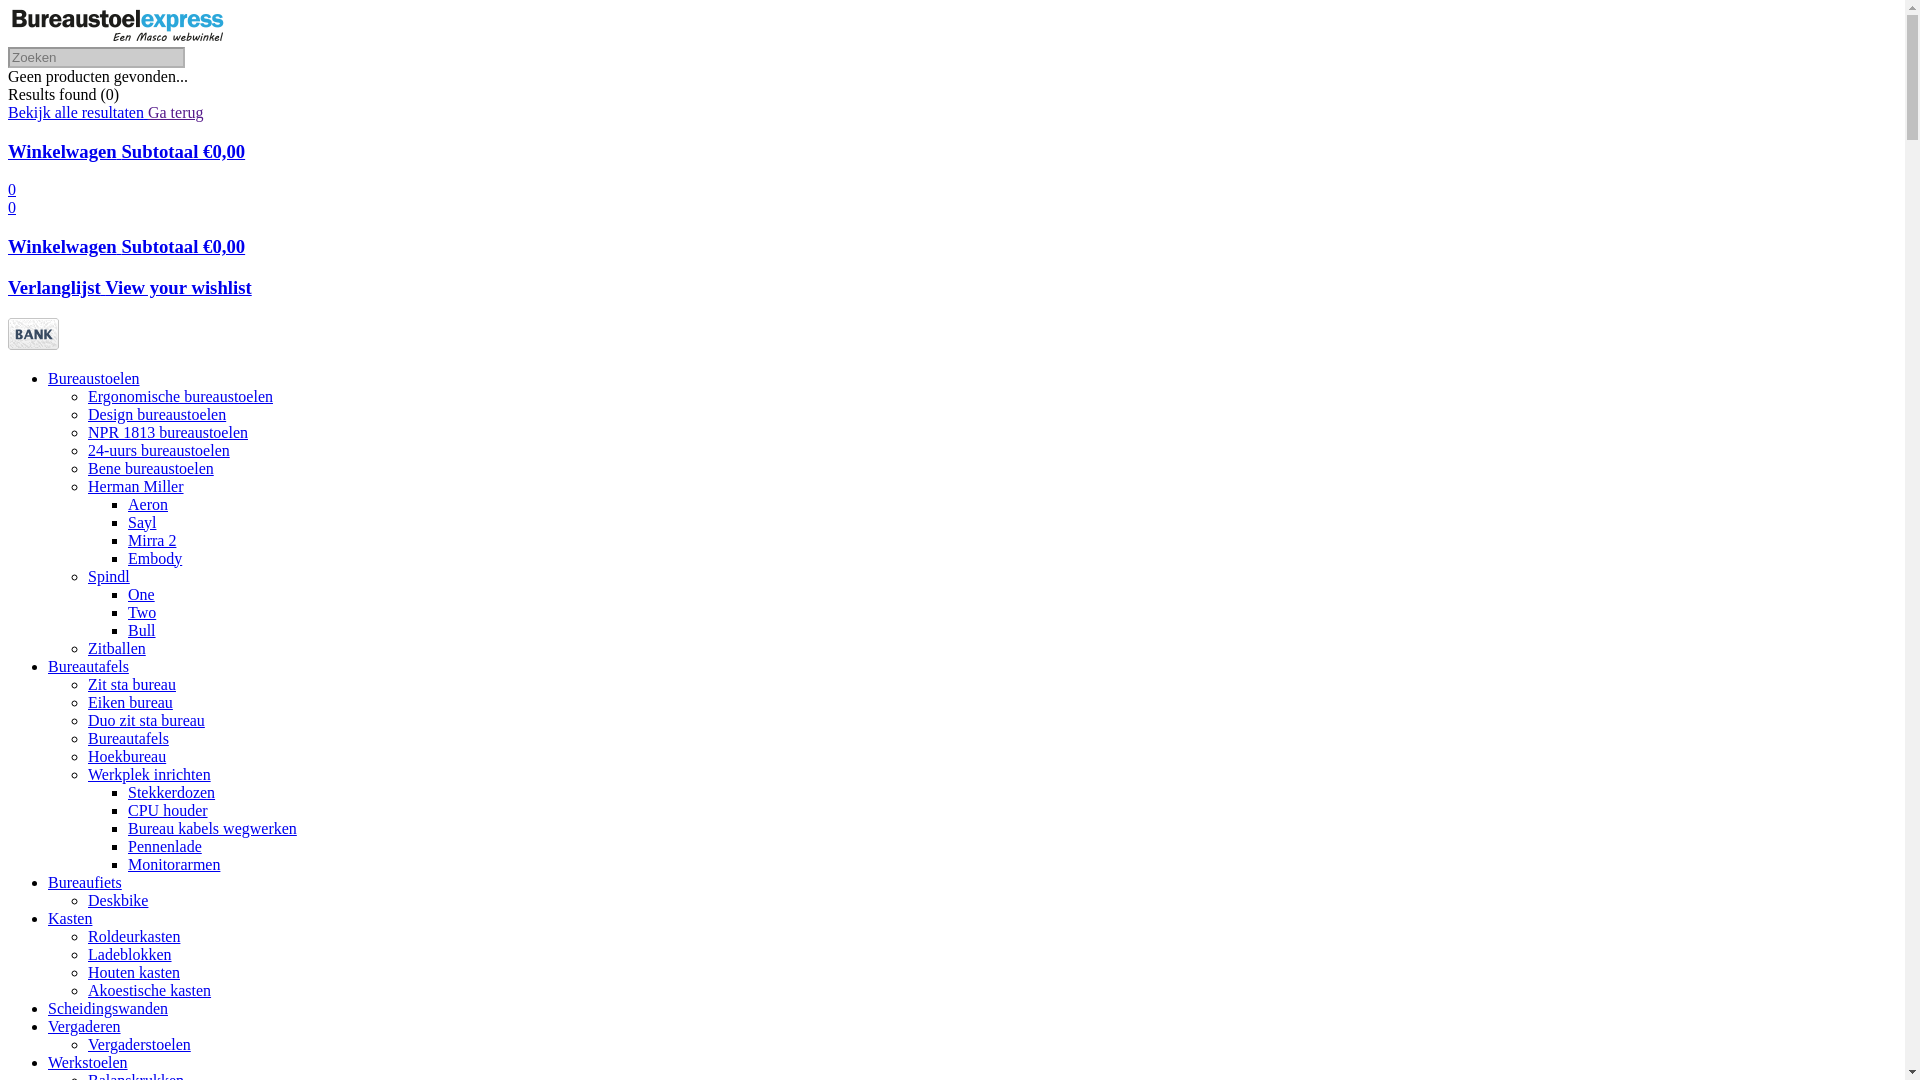 This screenshot has height=1080, width=1920. Describe the element at coordinates (145, 720) in the screenshot. I see `'Duo zit sta bureau'` at that location.